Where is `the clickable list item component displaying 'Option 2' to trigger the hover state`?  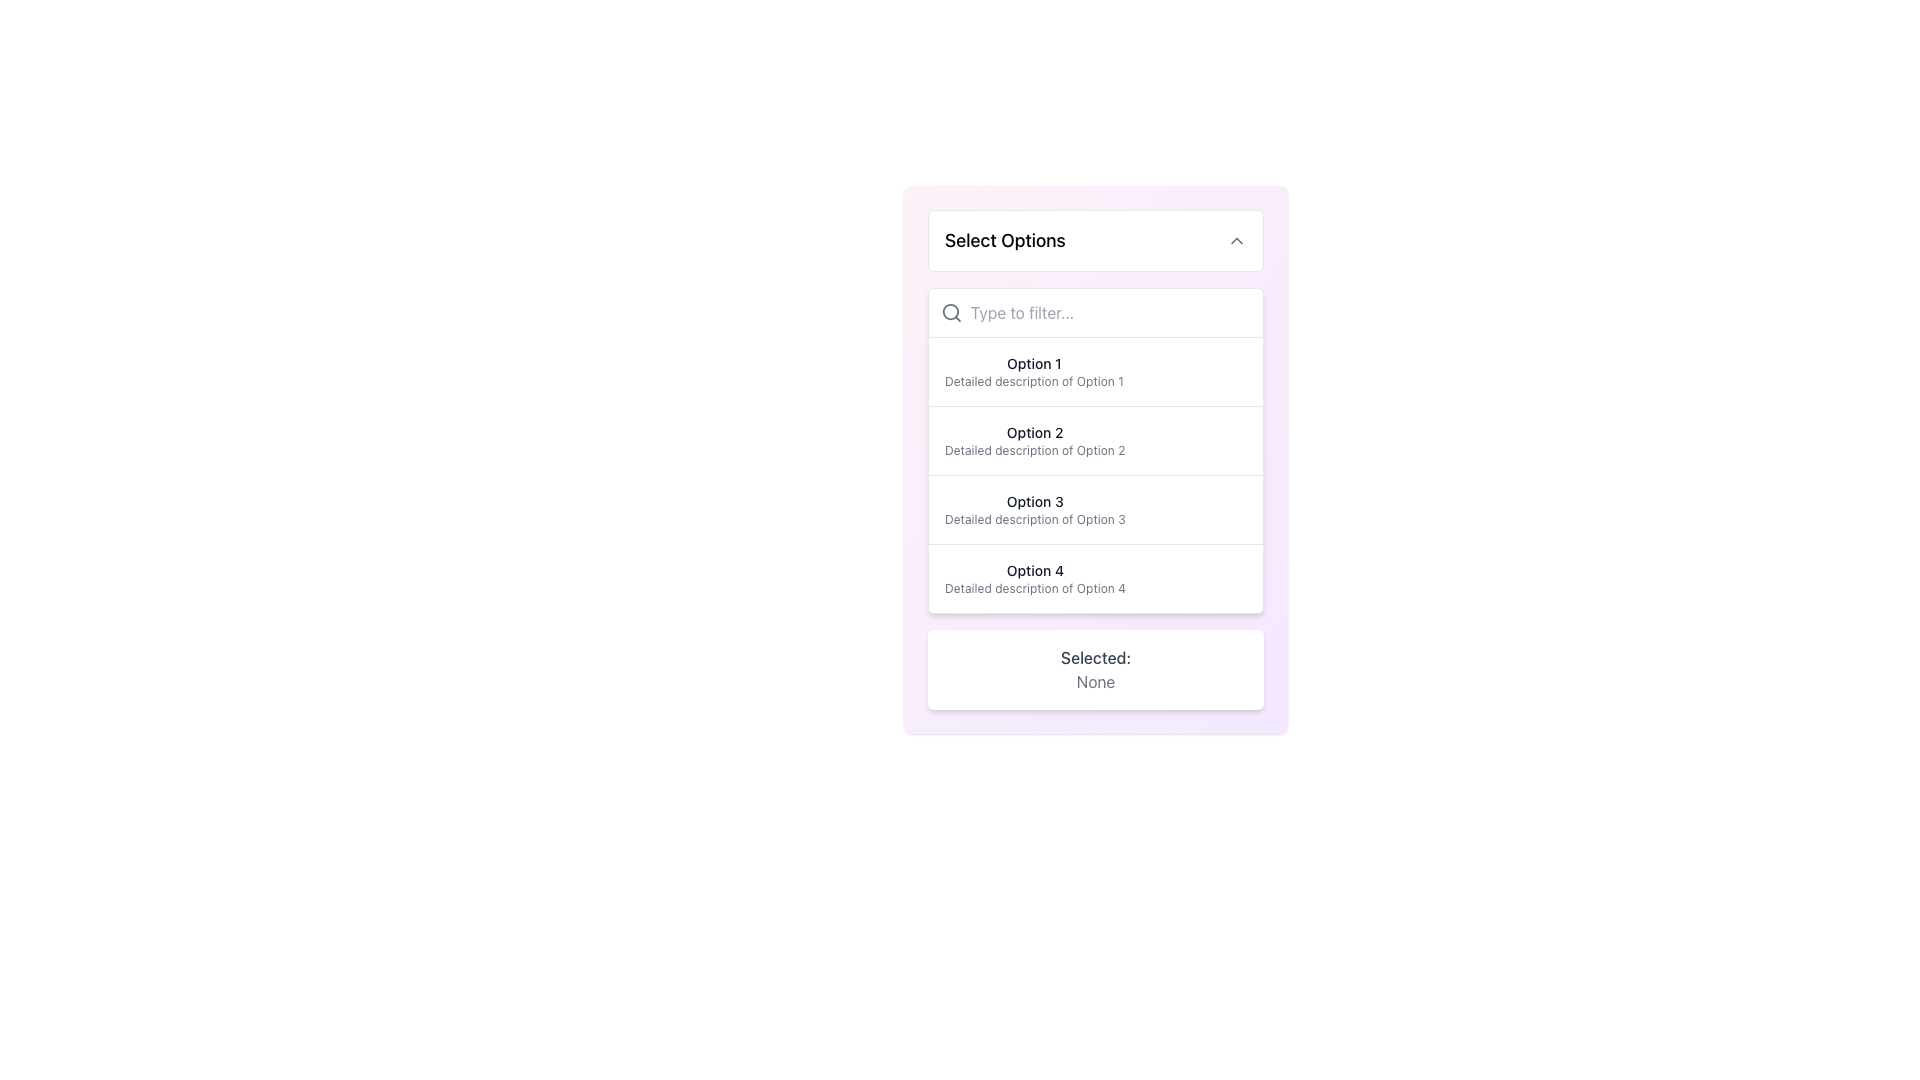 the clickable list item component displaying 'Option 2' to trigger the hover state is located at coordinates (1094, 438).